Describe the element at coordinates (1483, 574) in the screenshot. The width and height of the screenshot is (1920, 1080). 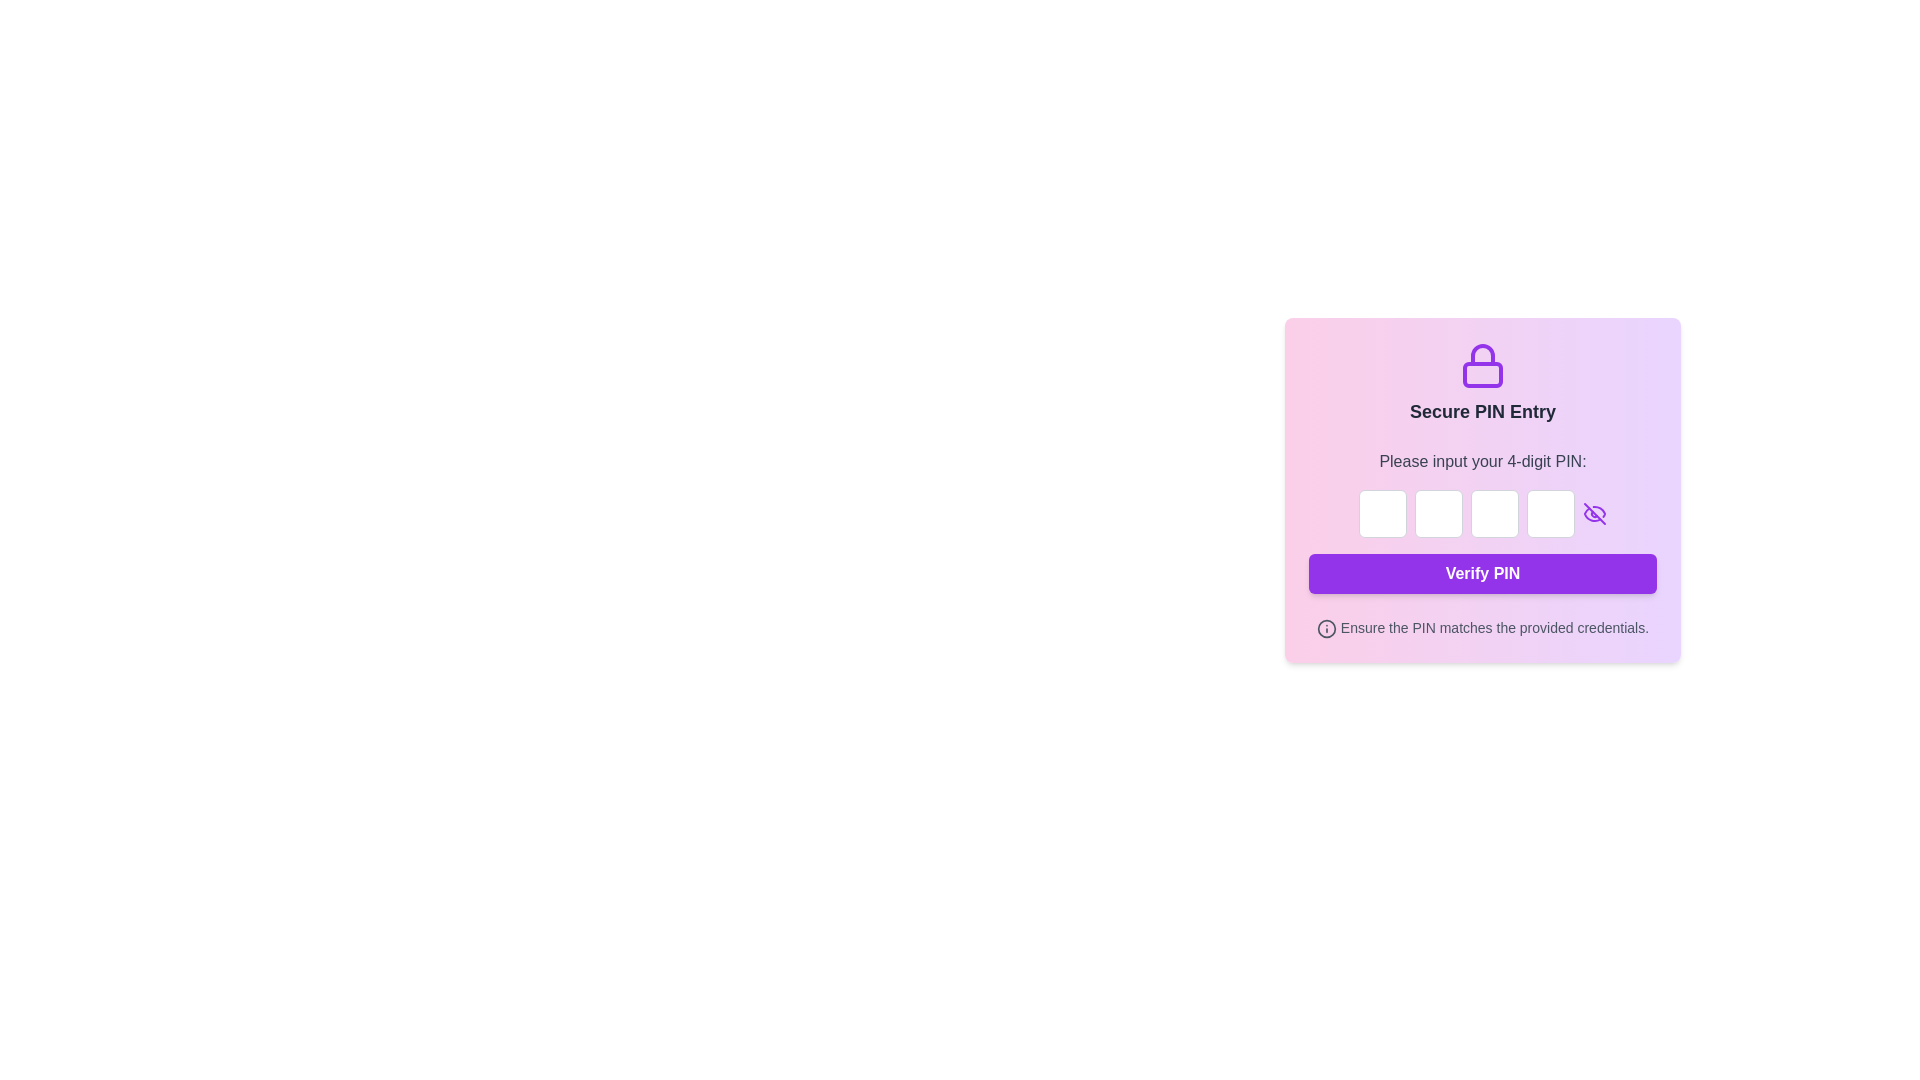
I see `the 'Verify PIN' button, which is a horizontally elongated rectangular button with a vibrant purple background and white bold text` at that location.